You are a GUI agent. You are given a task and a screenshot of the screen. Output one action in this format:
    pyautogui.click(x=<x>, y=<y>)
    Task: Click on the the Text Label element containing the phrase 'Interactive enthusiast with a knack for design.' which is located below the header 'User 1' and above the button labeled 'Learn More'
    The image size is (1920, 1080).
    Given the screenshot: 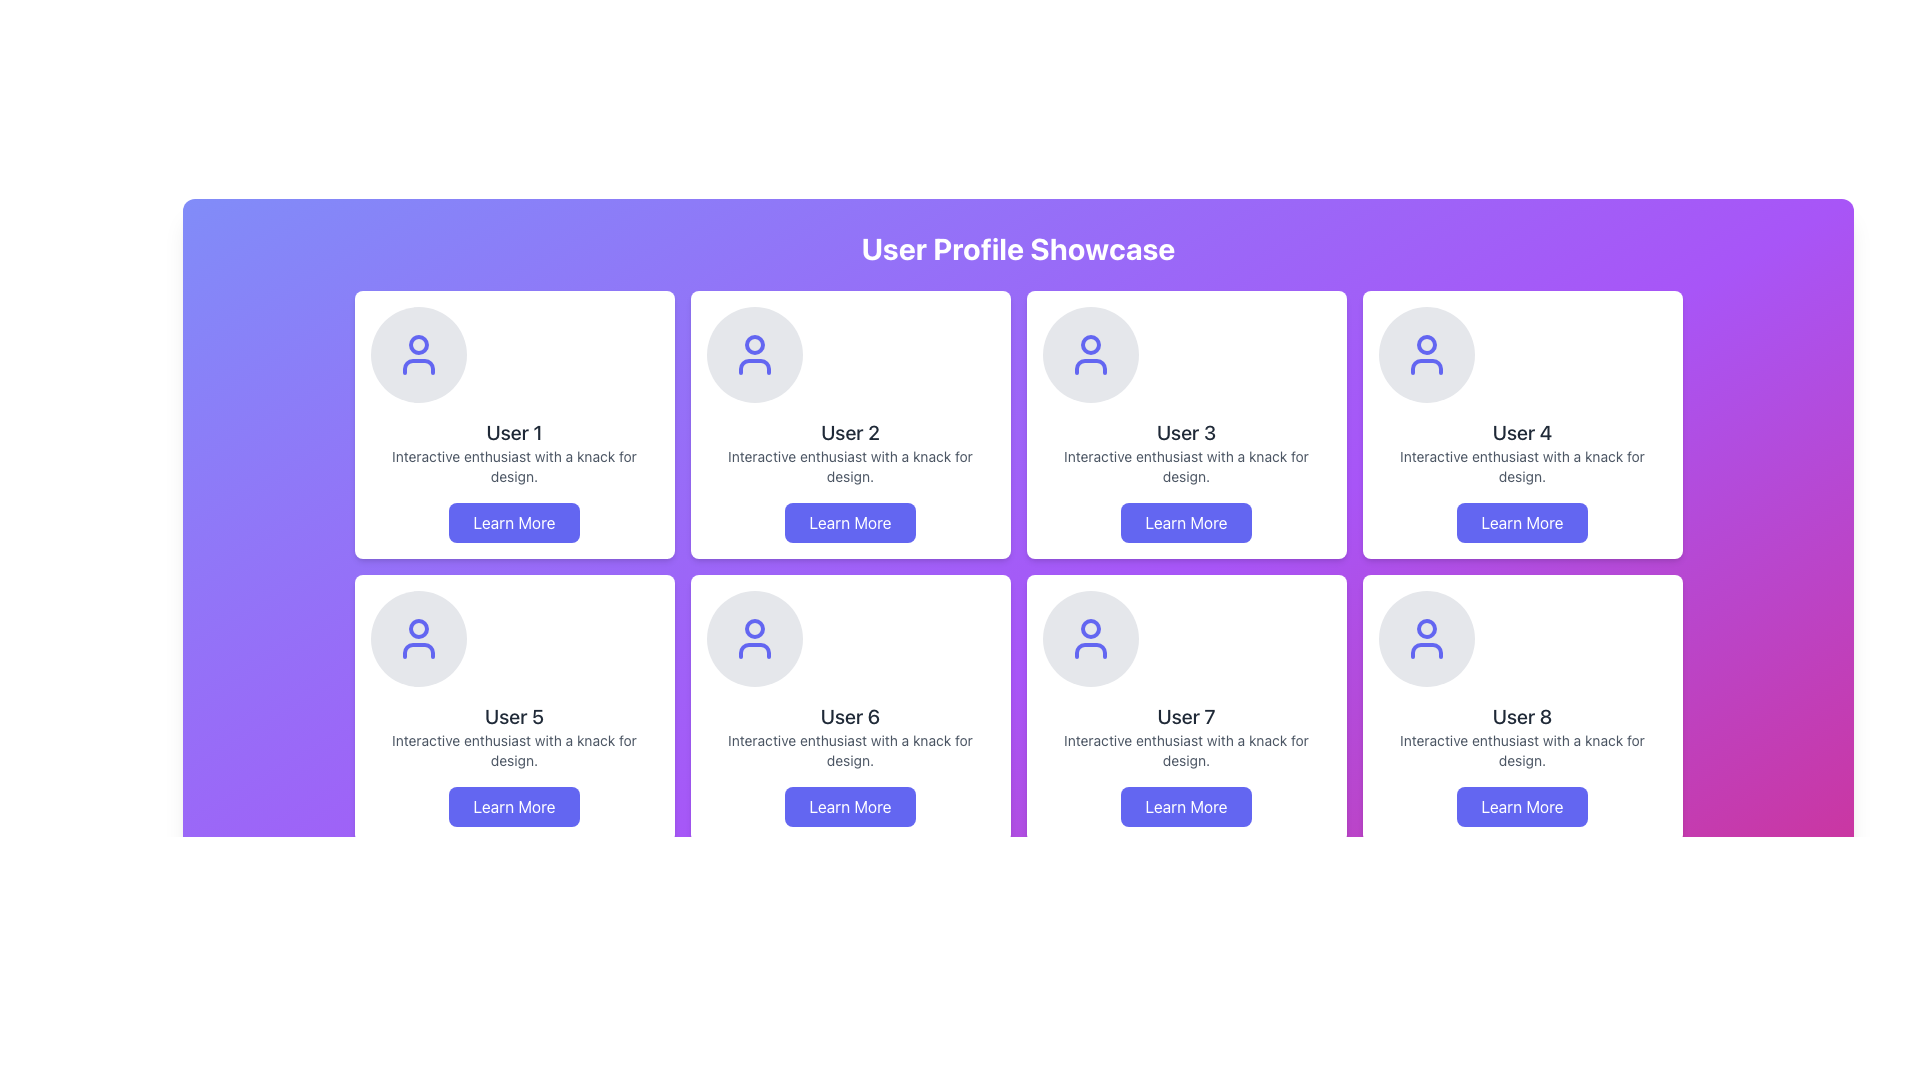 What is the action you would take?
    pyautogui.click(x=514, y=466)
    